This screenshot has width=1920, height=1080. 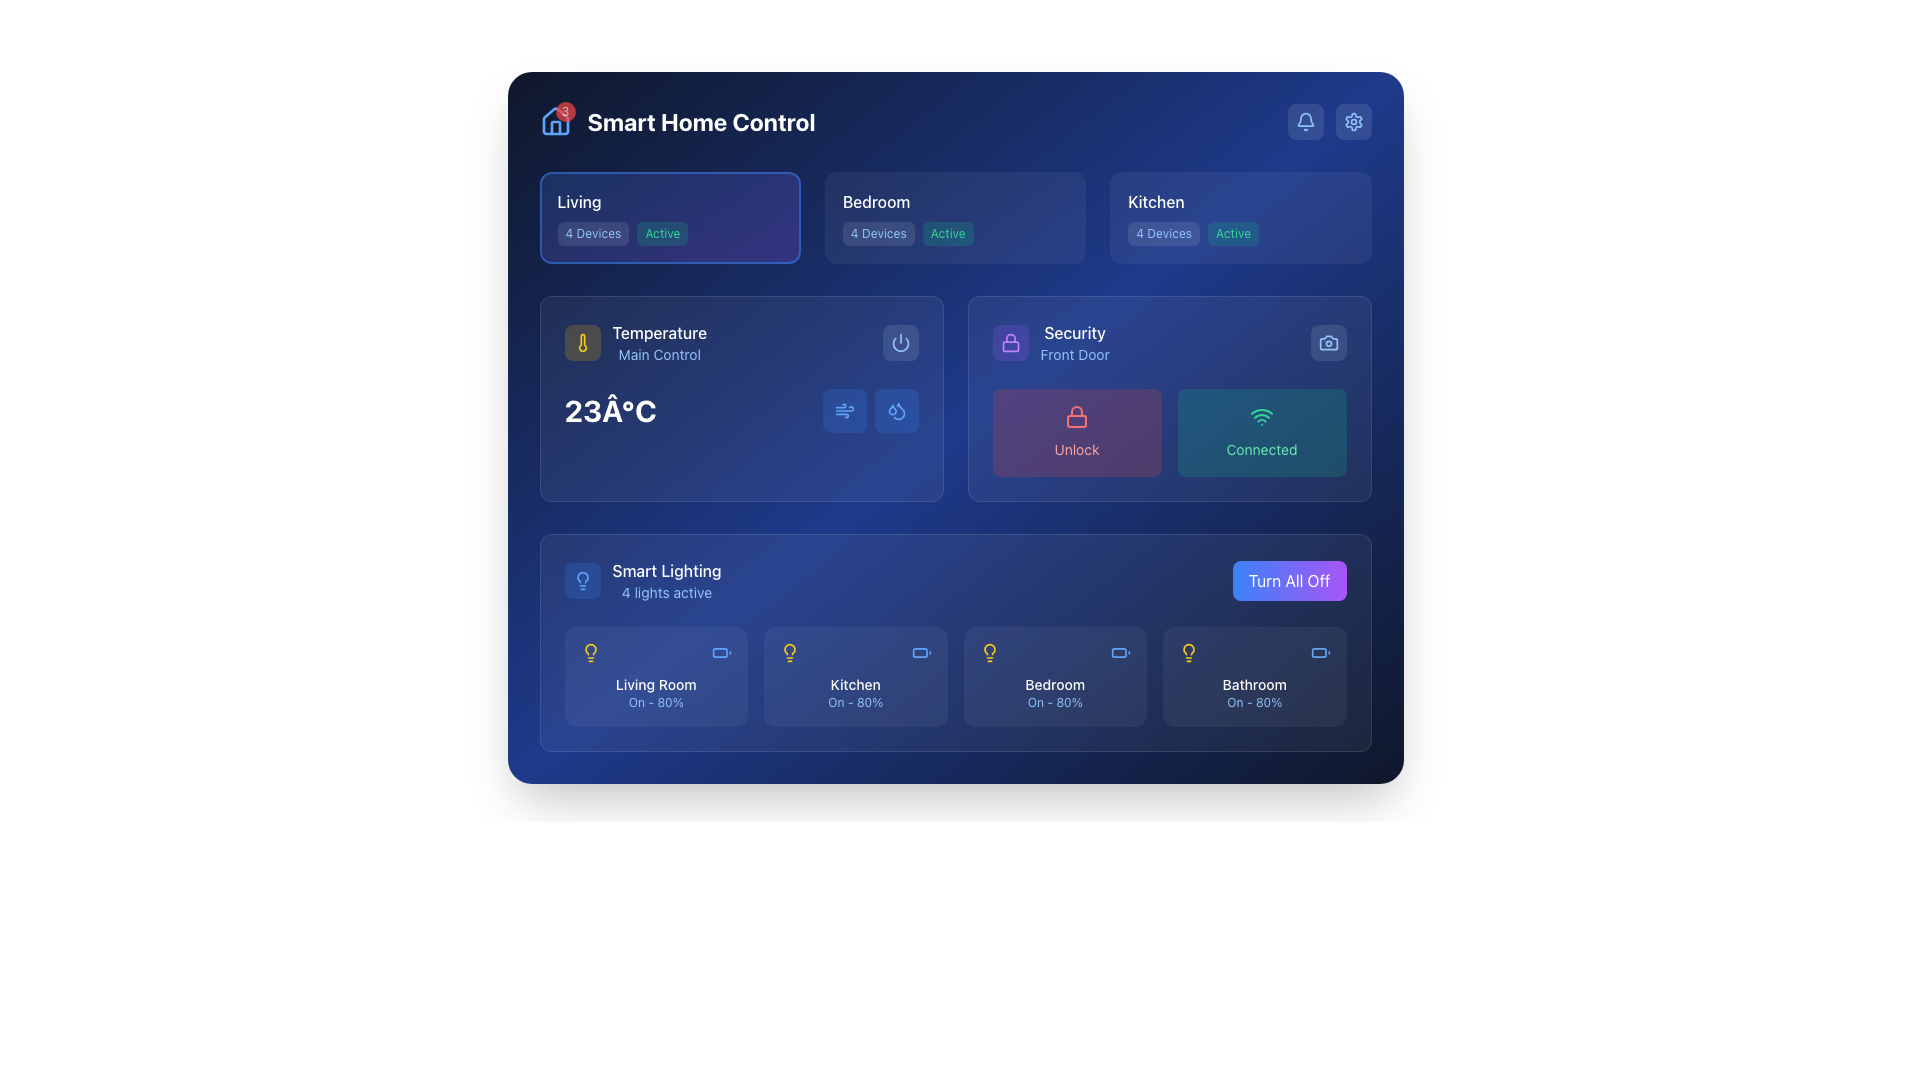 I want to click on the first clickable card component in the Smart Lighting section, which features a yellow lightbulb icon on the left and a blue battery icon on the right, along with the text 'Living Room' and 'On - 80%', so click(x=656, y=676).